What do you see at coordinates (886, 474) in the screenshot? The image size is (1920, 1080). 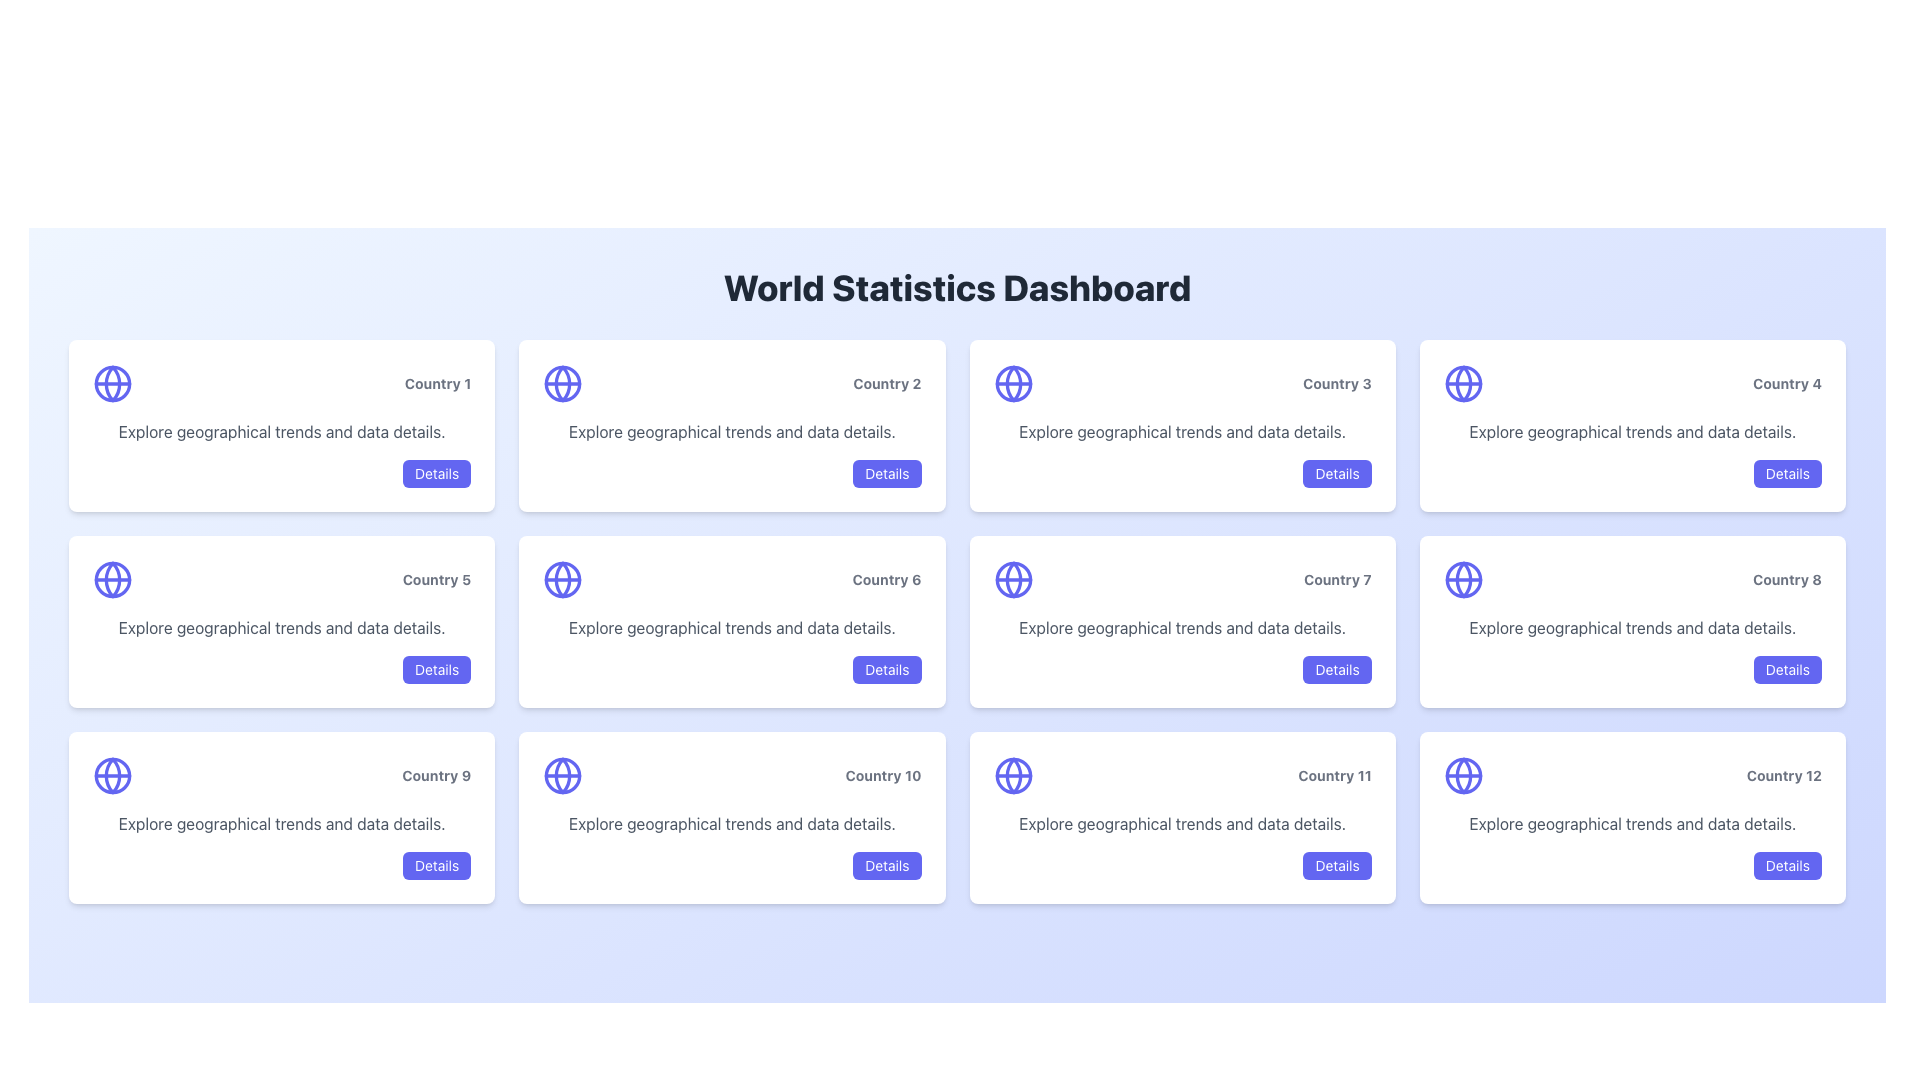 I see `the 'Details' button located in the bottom-right corner of the second card under the 'World Statistics Dashboard' heading` at bounding box center [886, 474].